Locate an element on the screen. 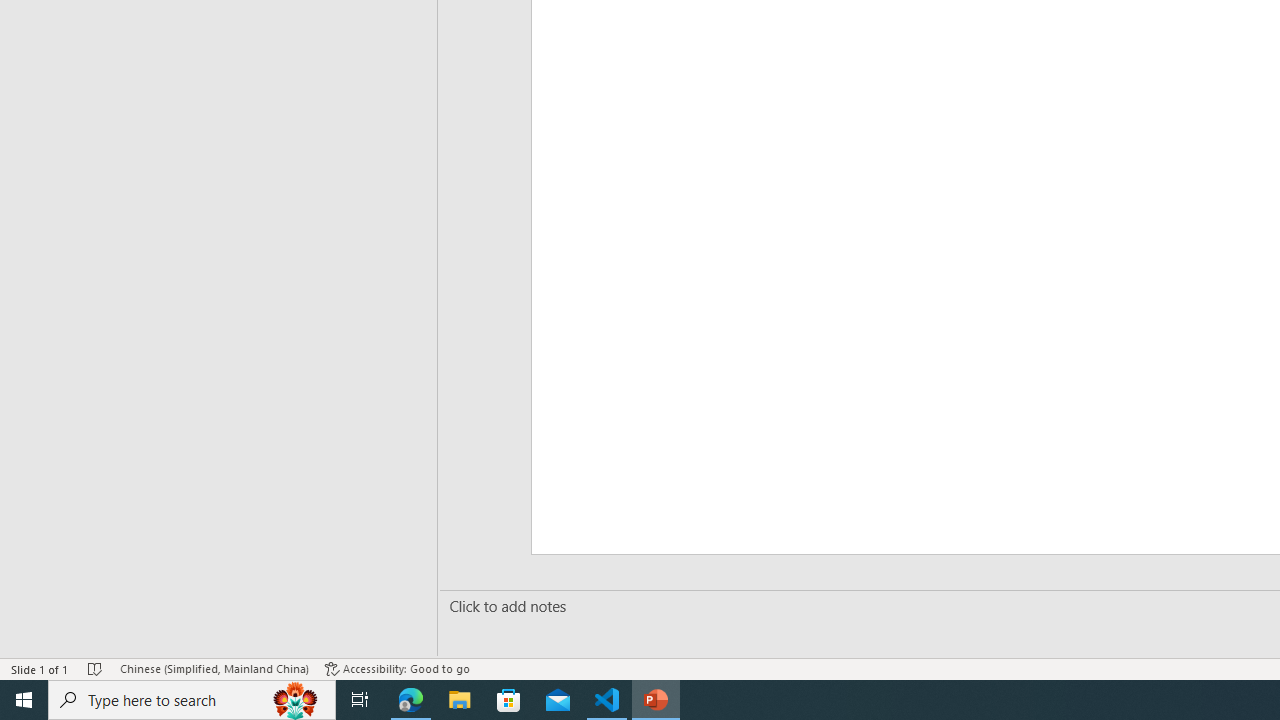 Image resolution: width=1280 pixels, height=720 pixels. 'Spell Check No Errors' is located at coordinates (95, 669).